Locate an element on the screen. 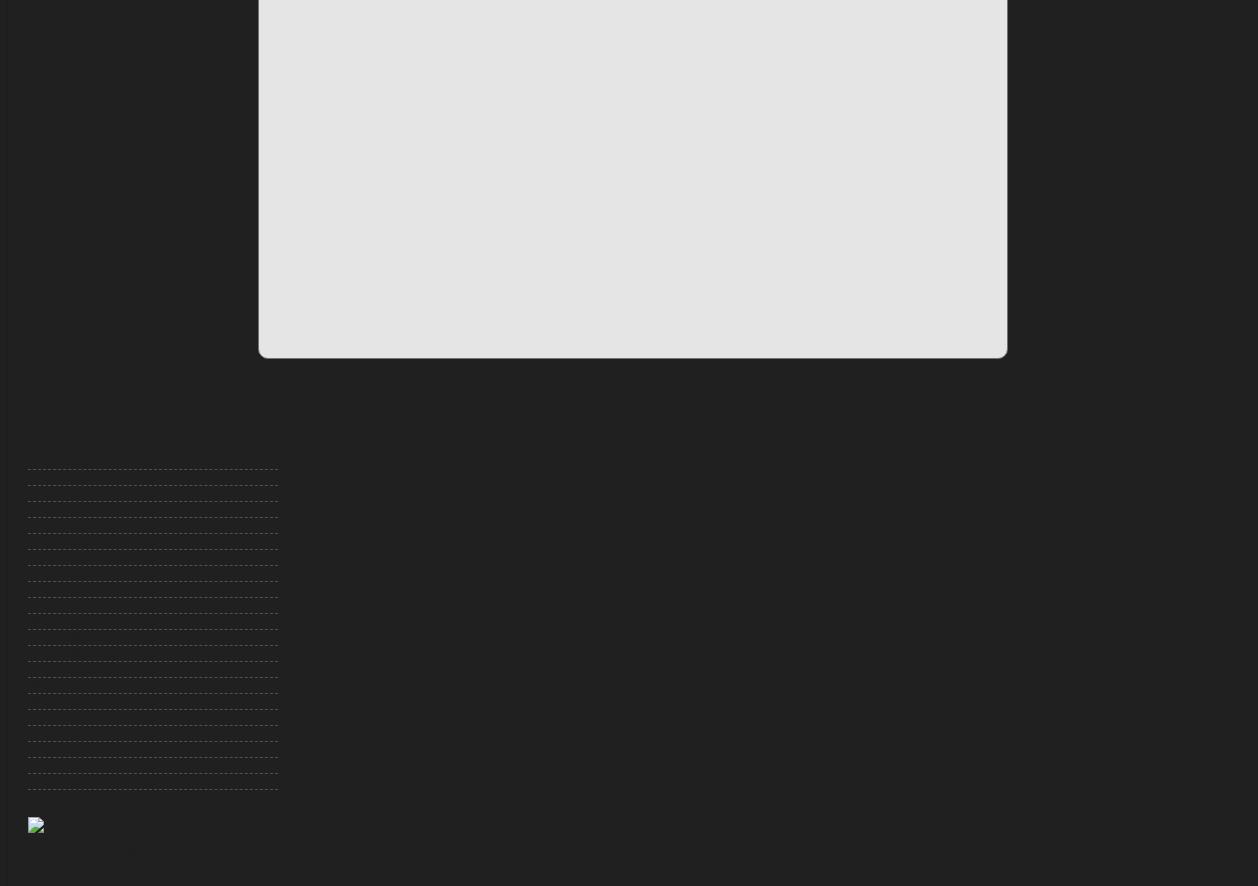 The height and width of the screenshot is (886, 1258). 'Browse By Category' is located at coordinates (118, 430).